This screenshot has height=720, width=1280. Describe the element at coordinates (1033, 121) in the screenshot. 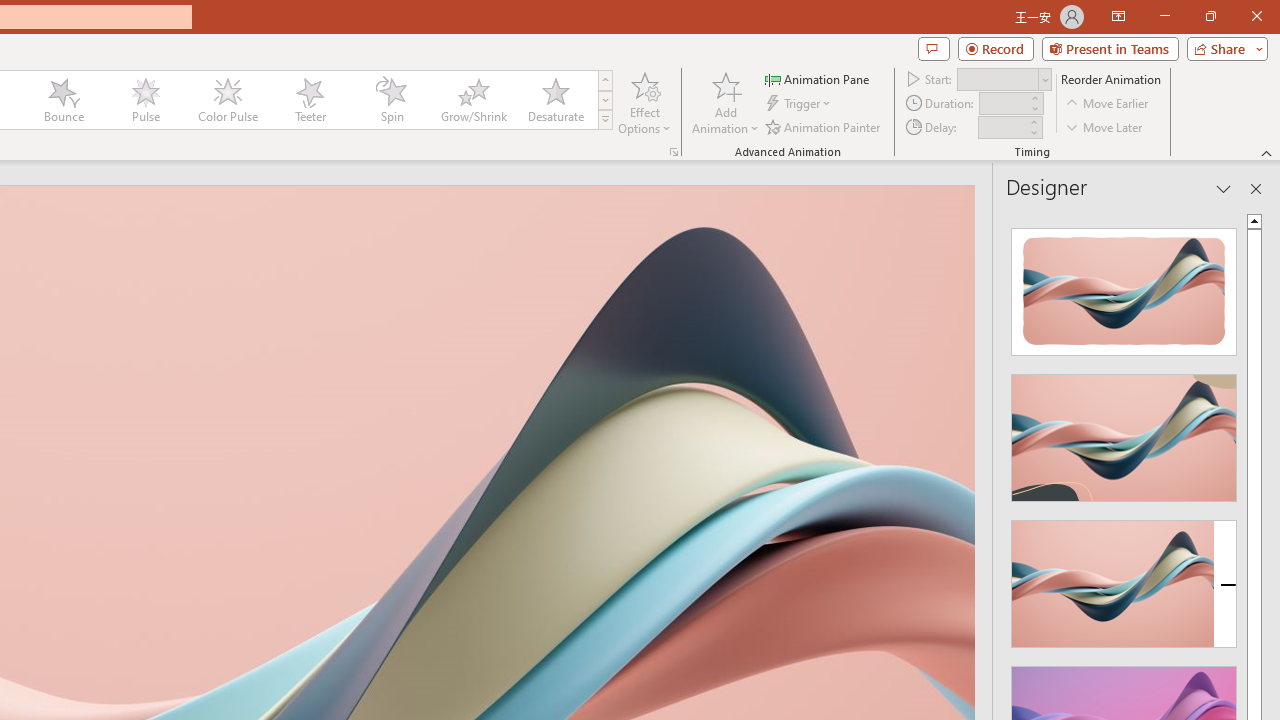

I see `'More'` at that location.